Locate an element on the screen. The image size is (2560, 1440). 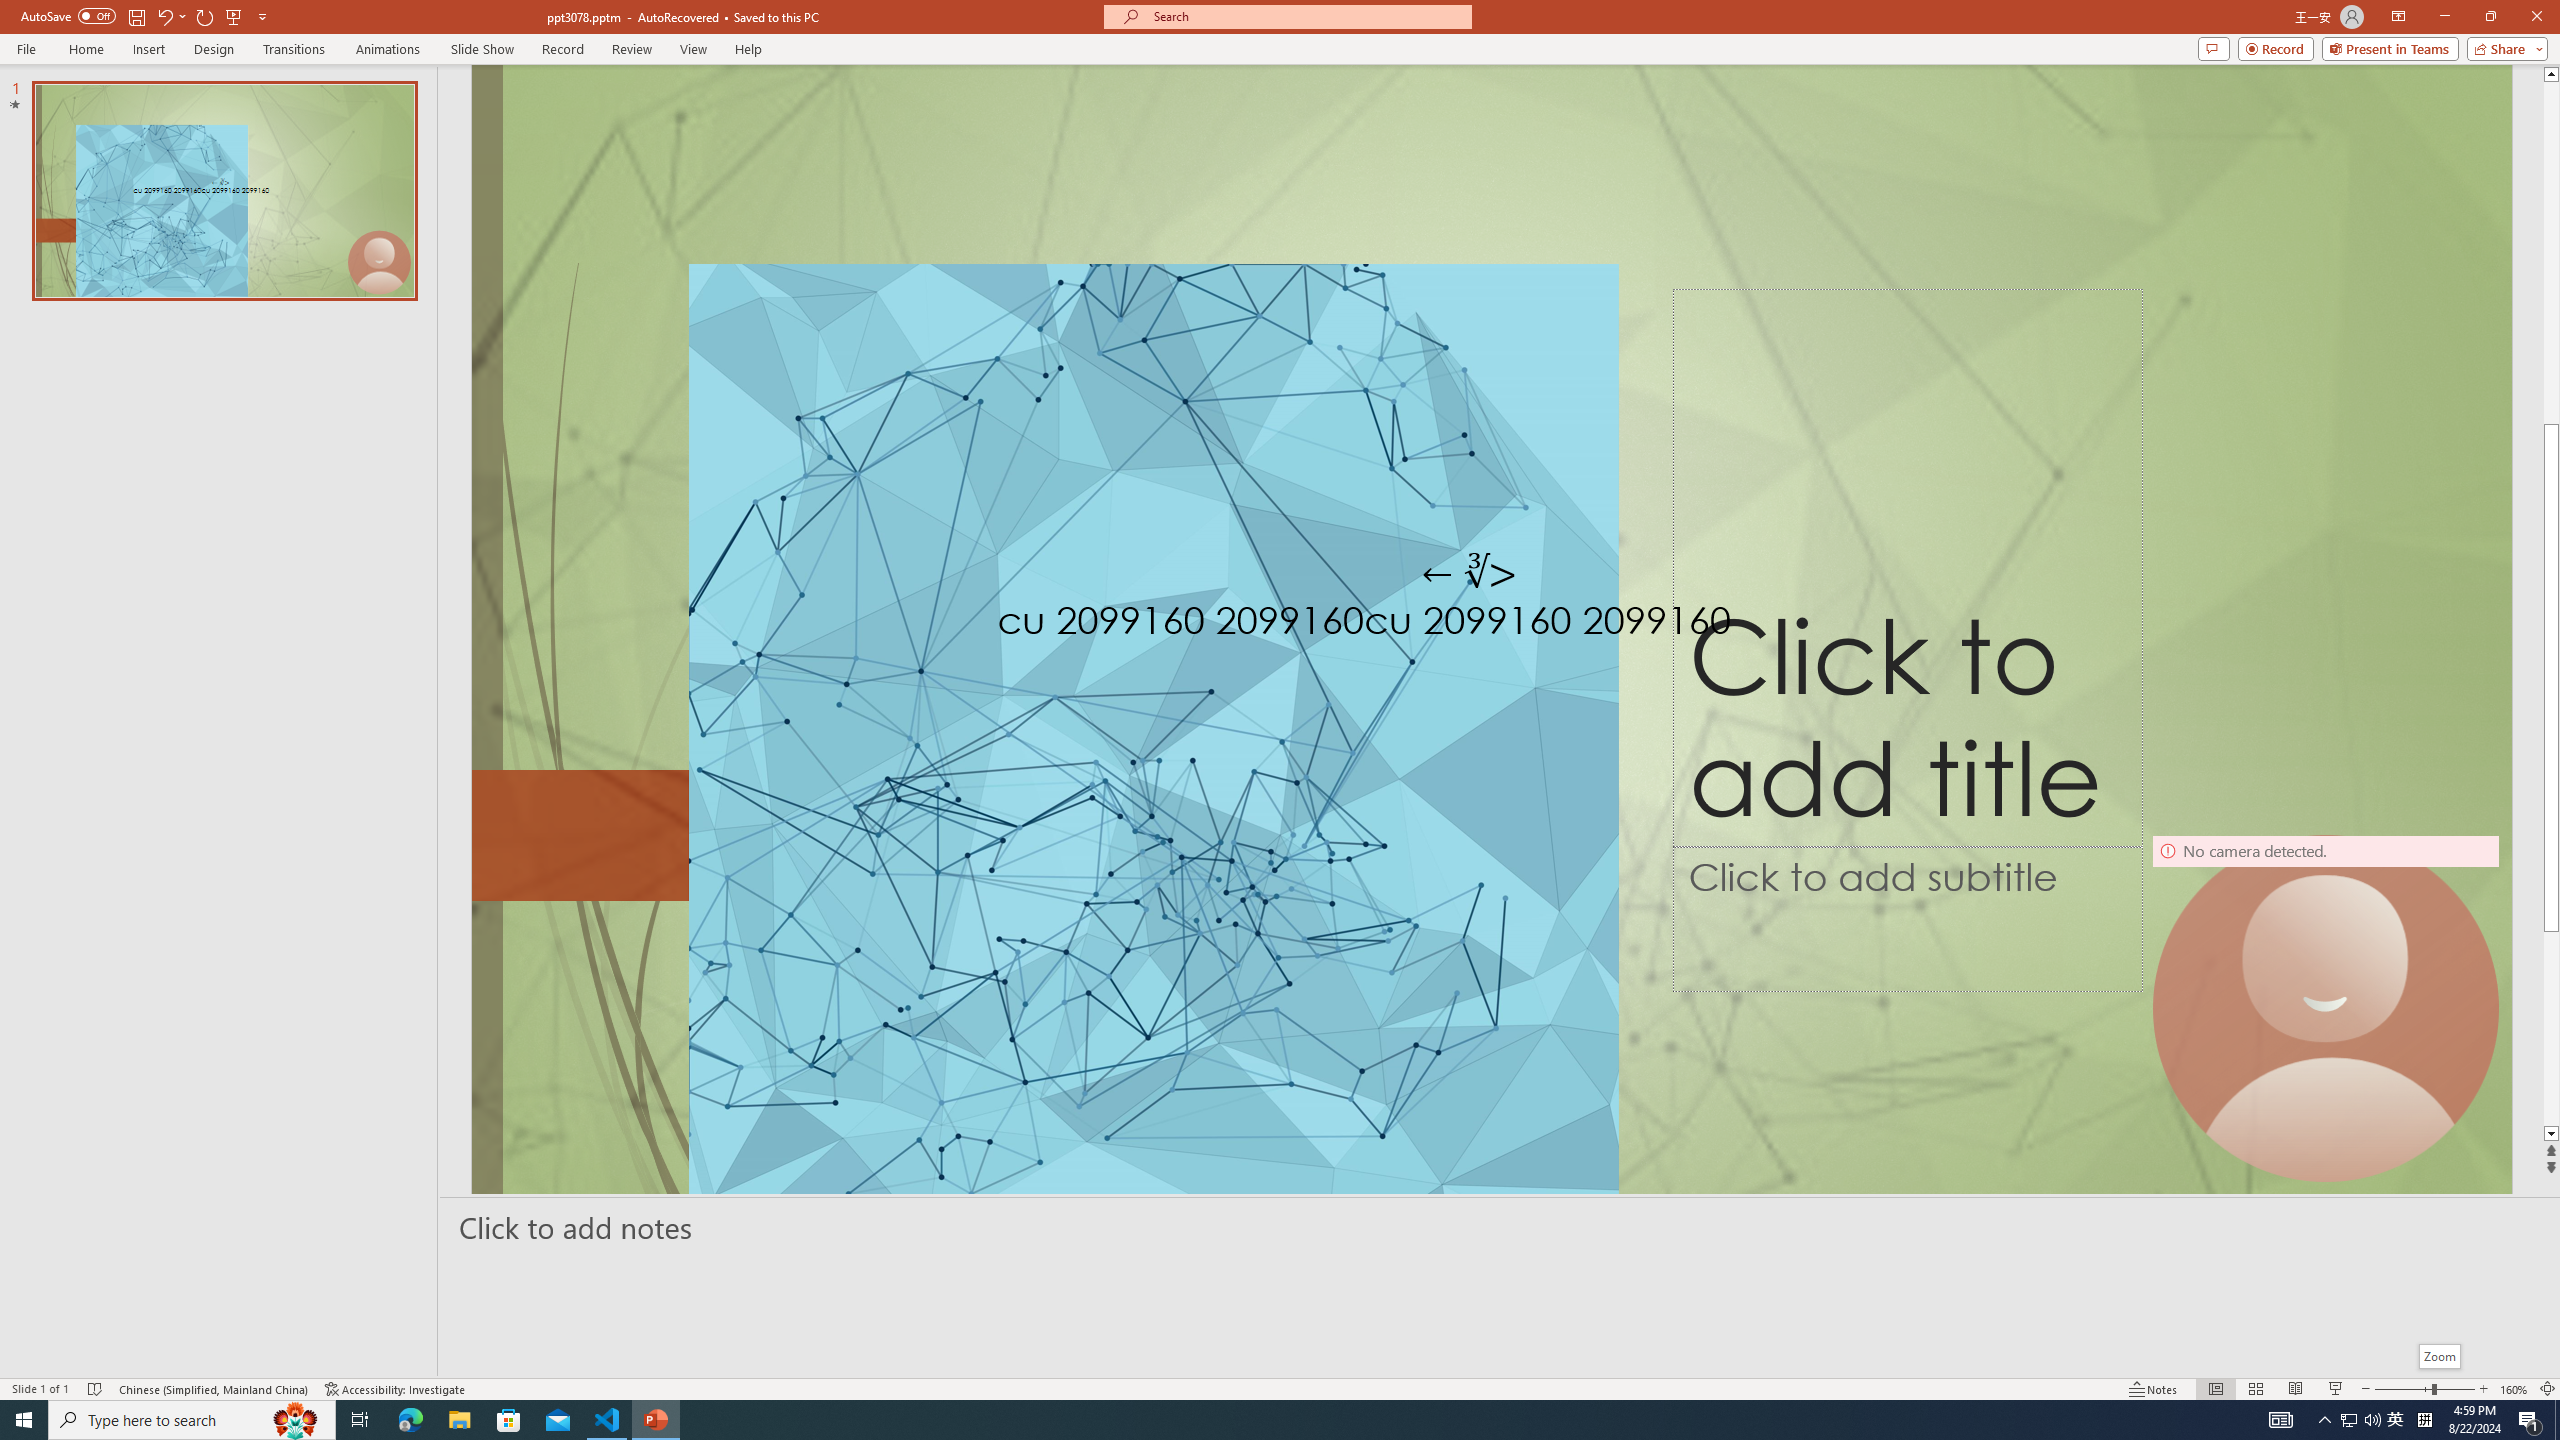
'Zoom 160%' is located at coordinates (2515, 1389).